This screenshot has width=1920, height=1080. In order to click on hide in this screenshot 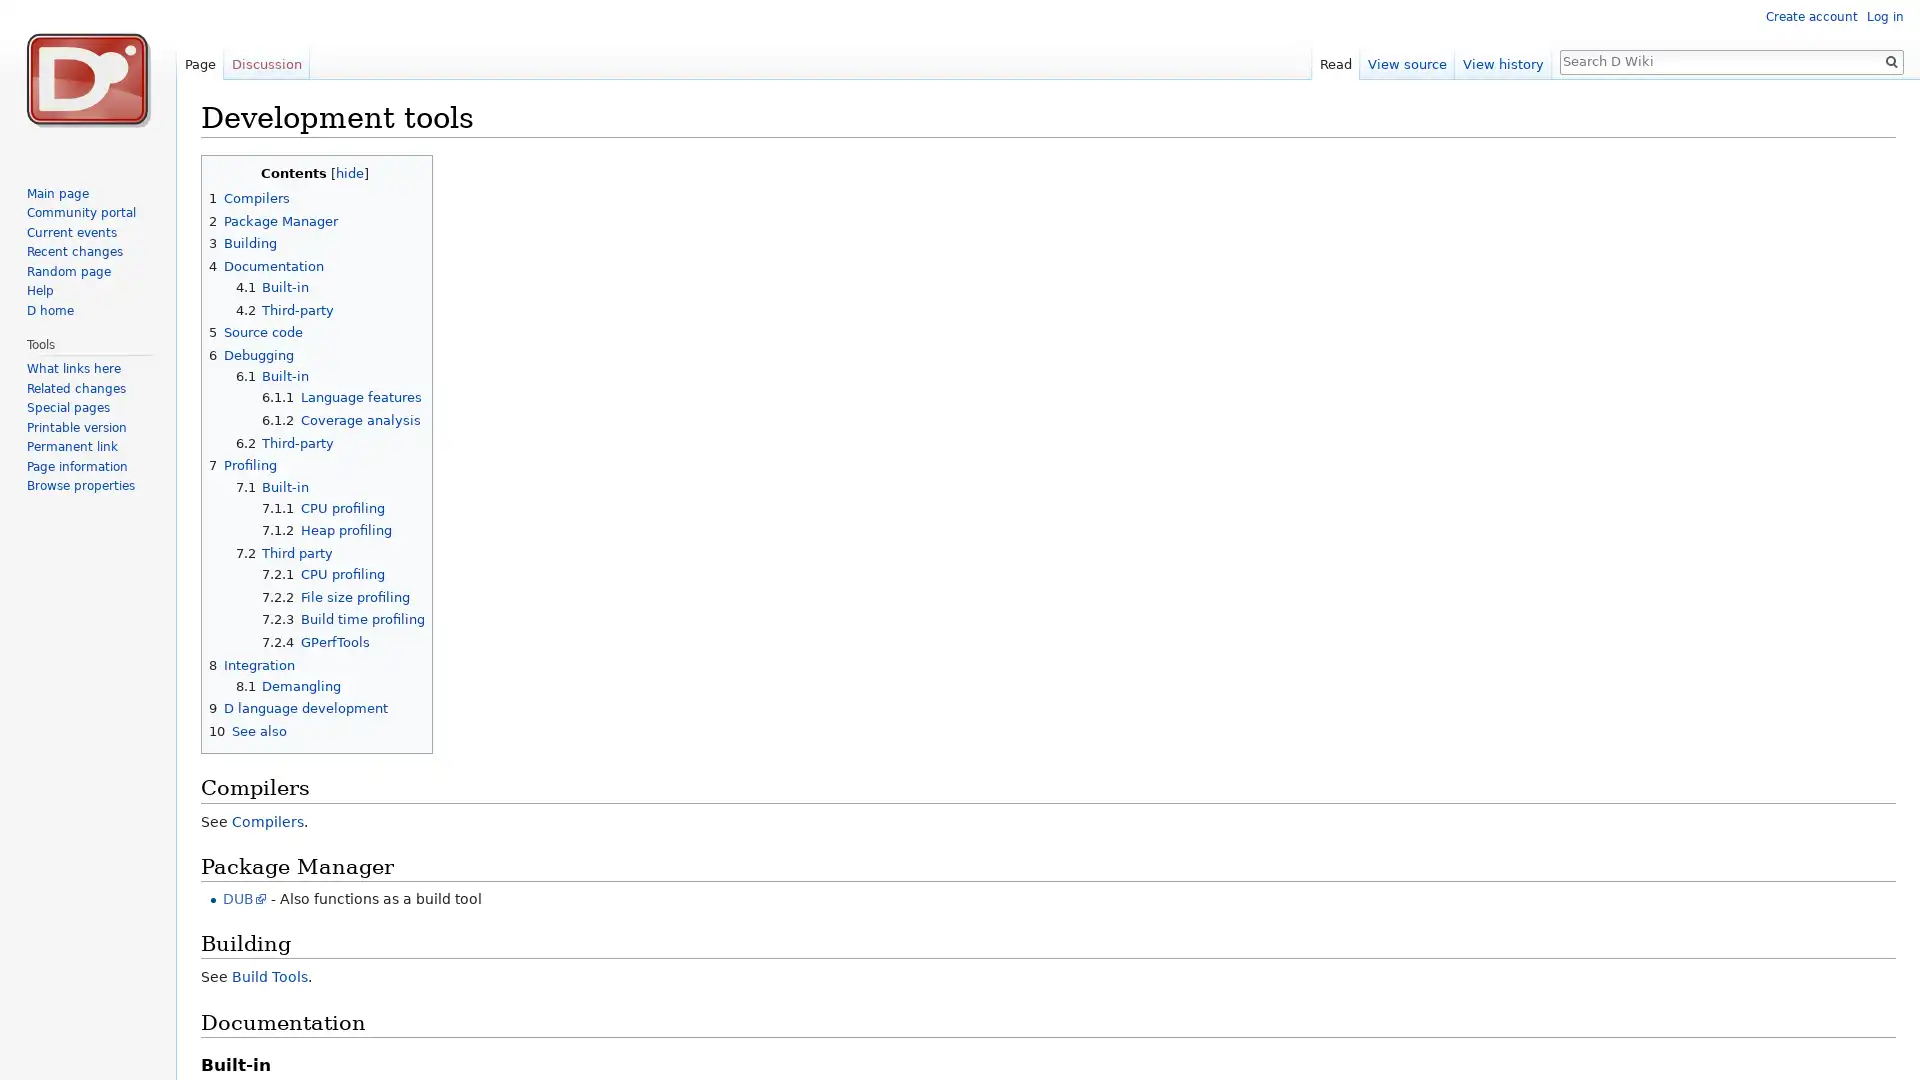, I will do `click(349, 171)`.